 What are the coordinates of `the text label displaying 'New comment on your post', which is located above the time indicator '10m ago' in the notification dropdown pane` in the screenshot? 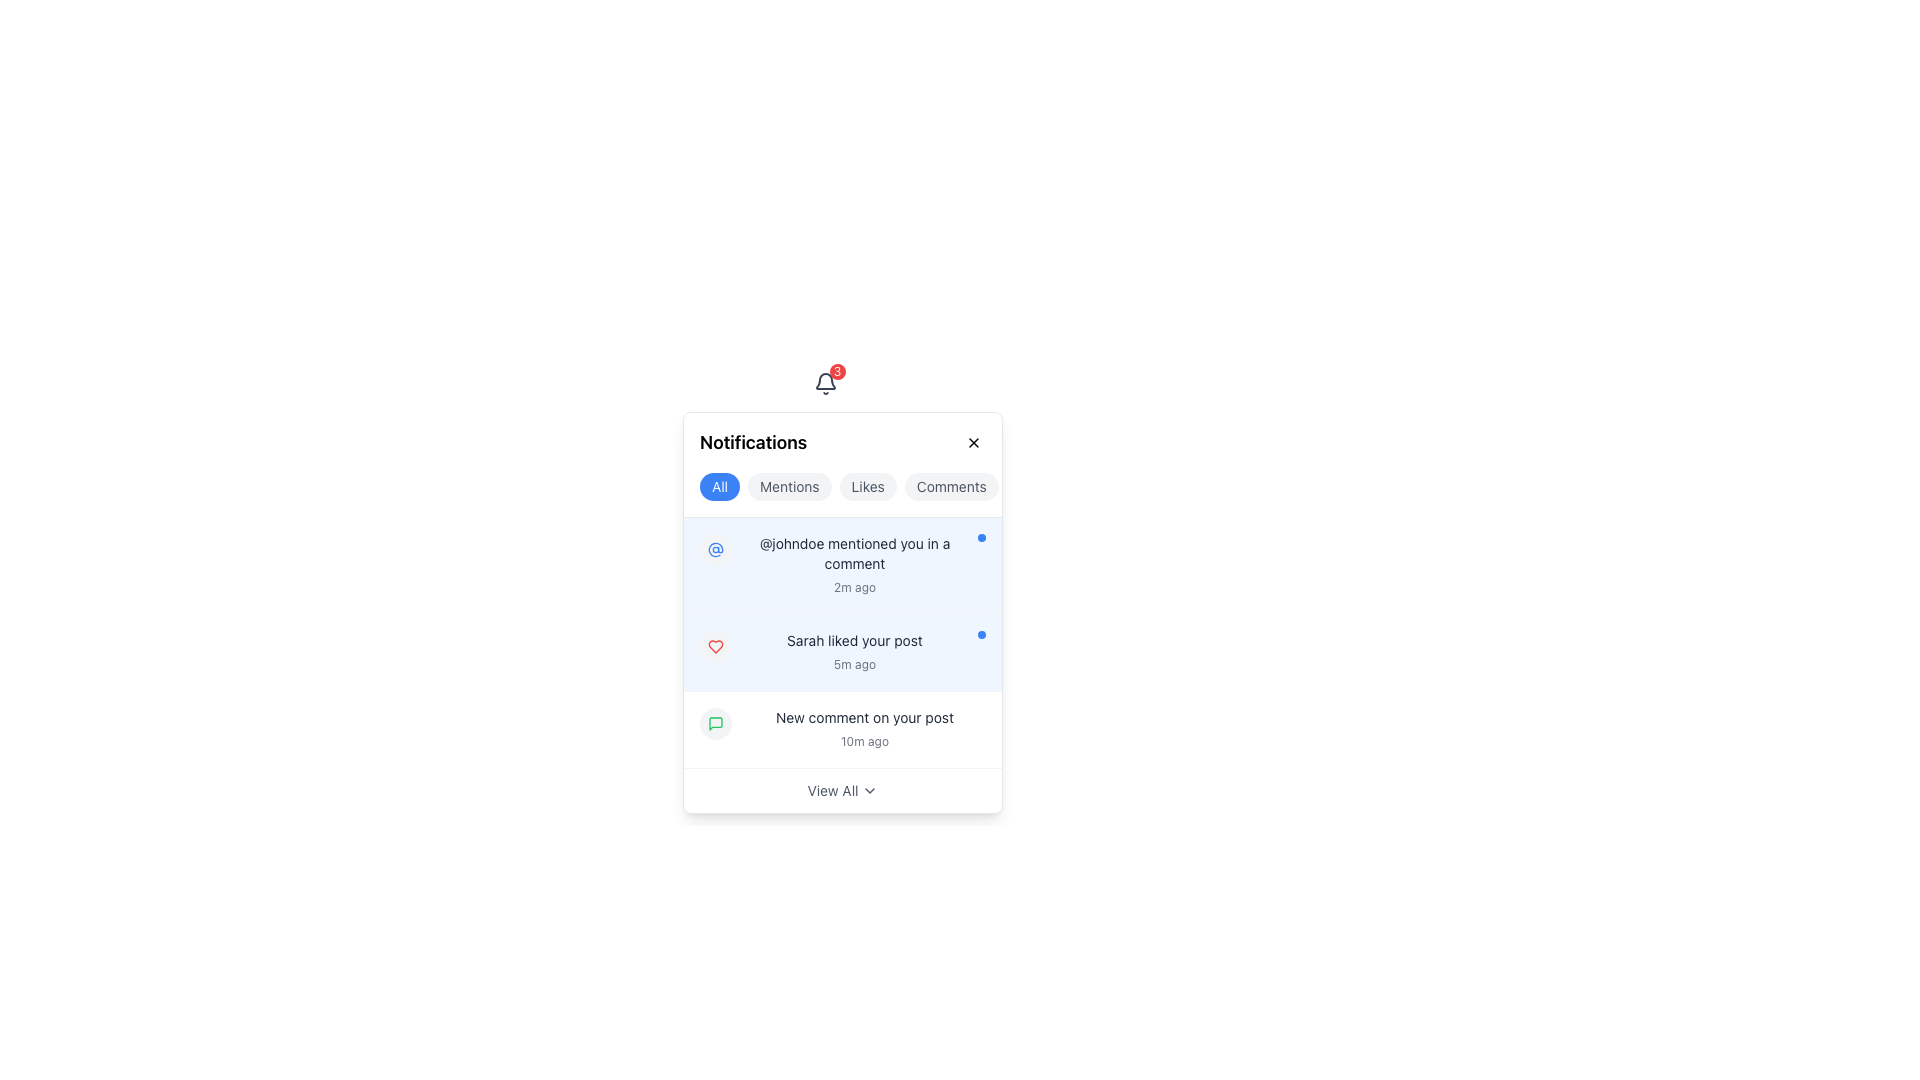 It's located at (864, 716).